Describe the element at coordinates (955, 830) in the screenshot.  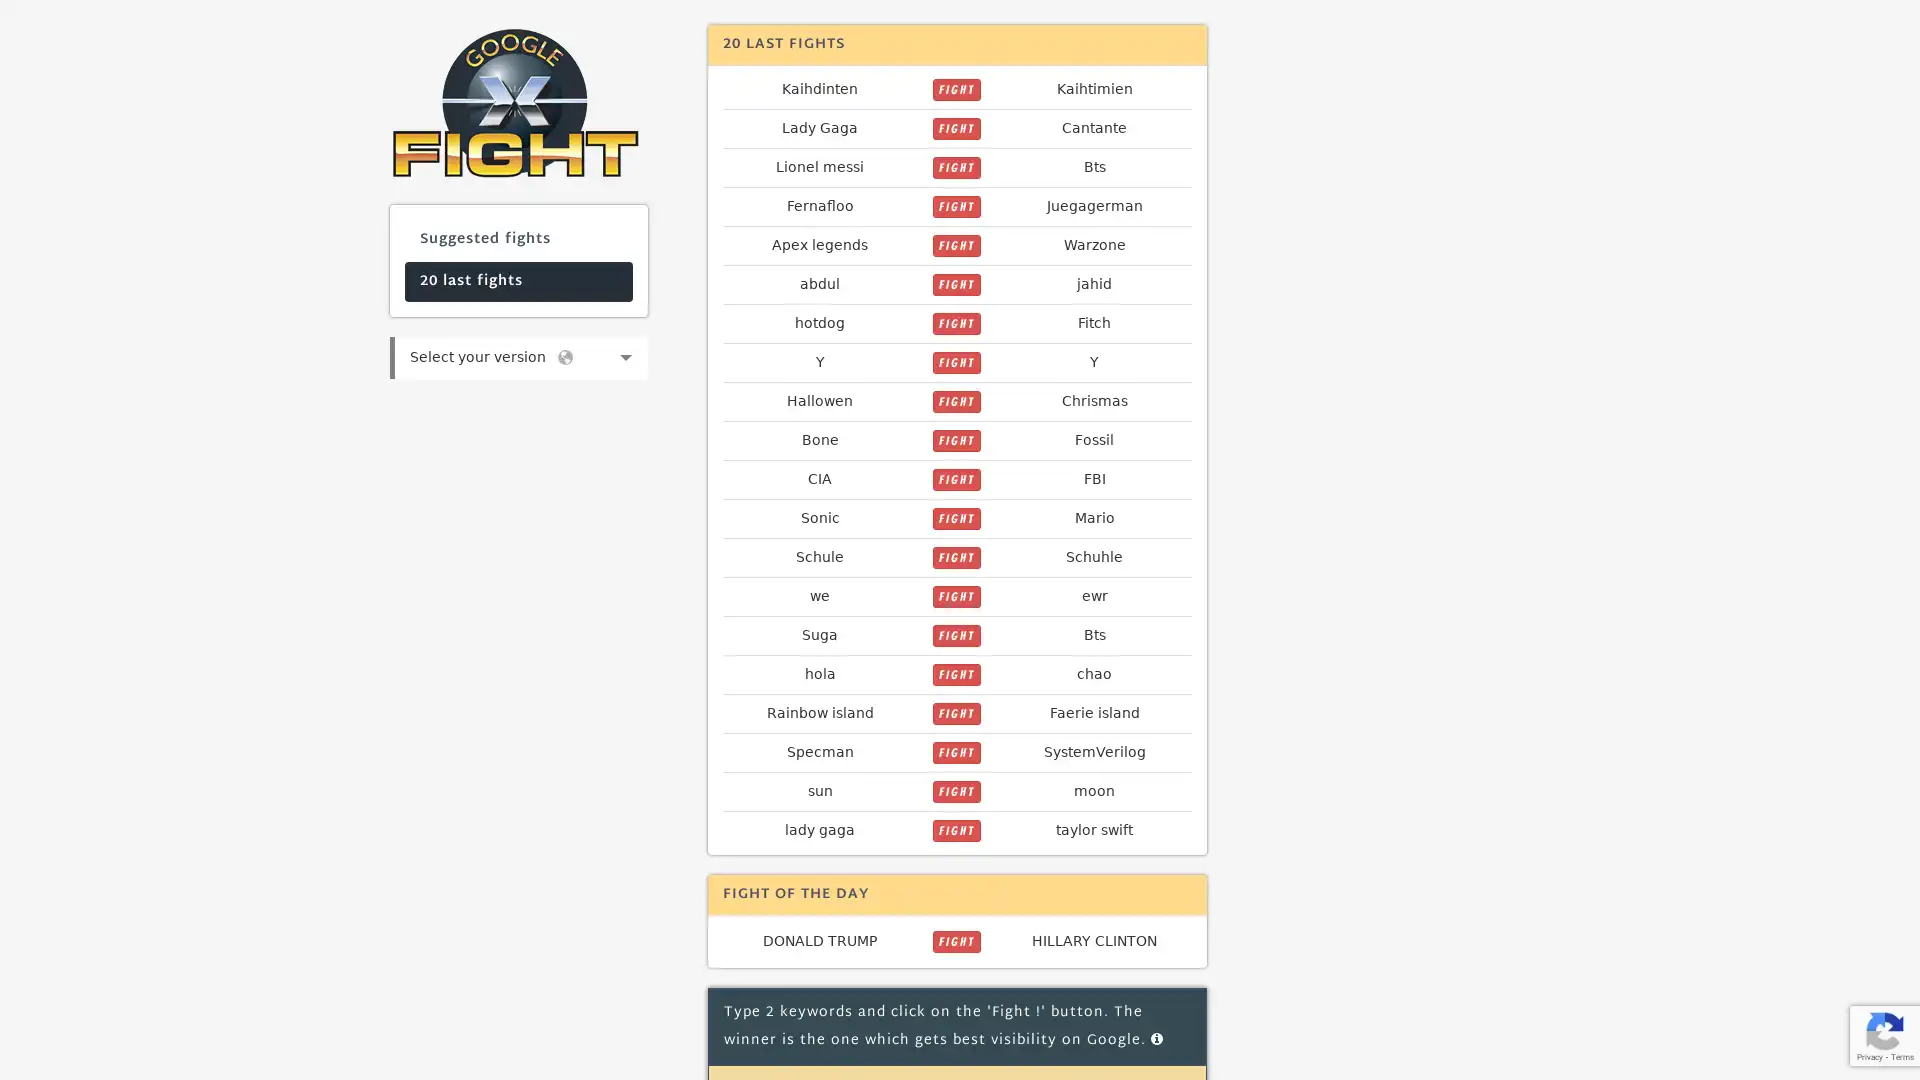
I see `FIGHT` at that location.